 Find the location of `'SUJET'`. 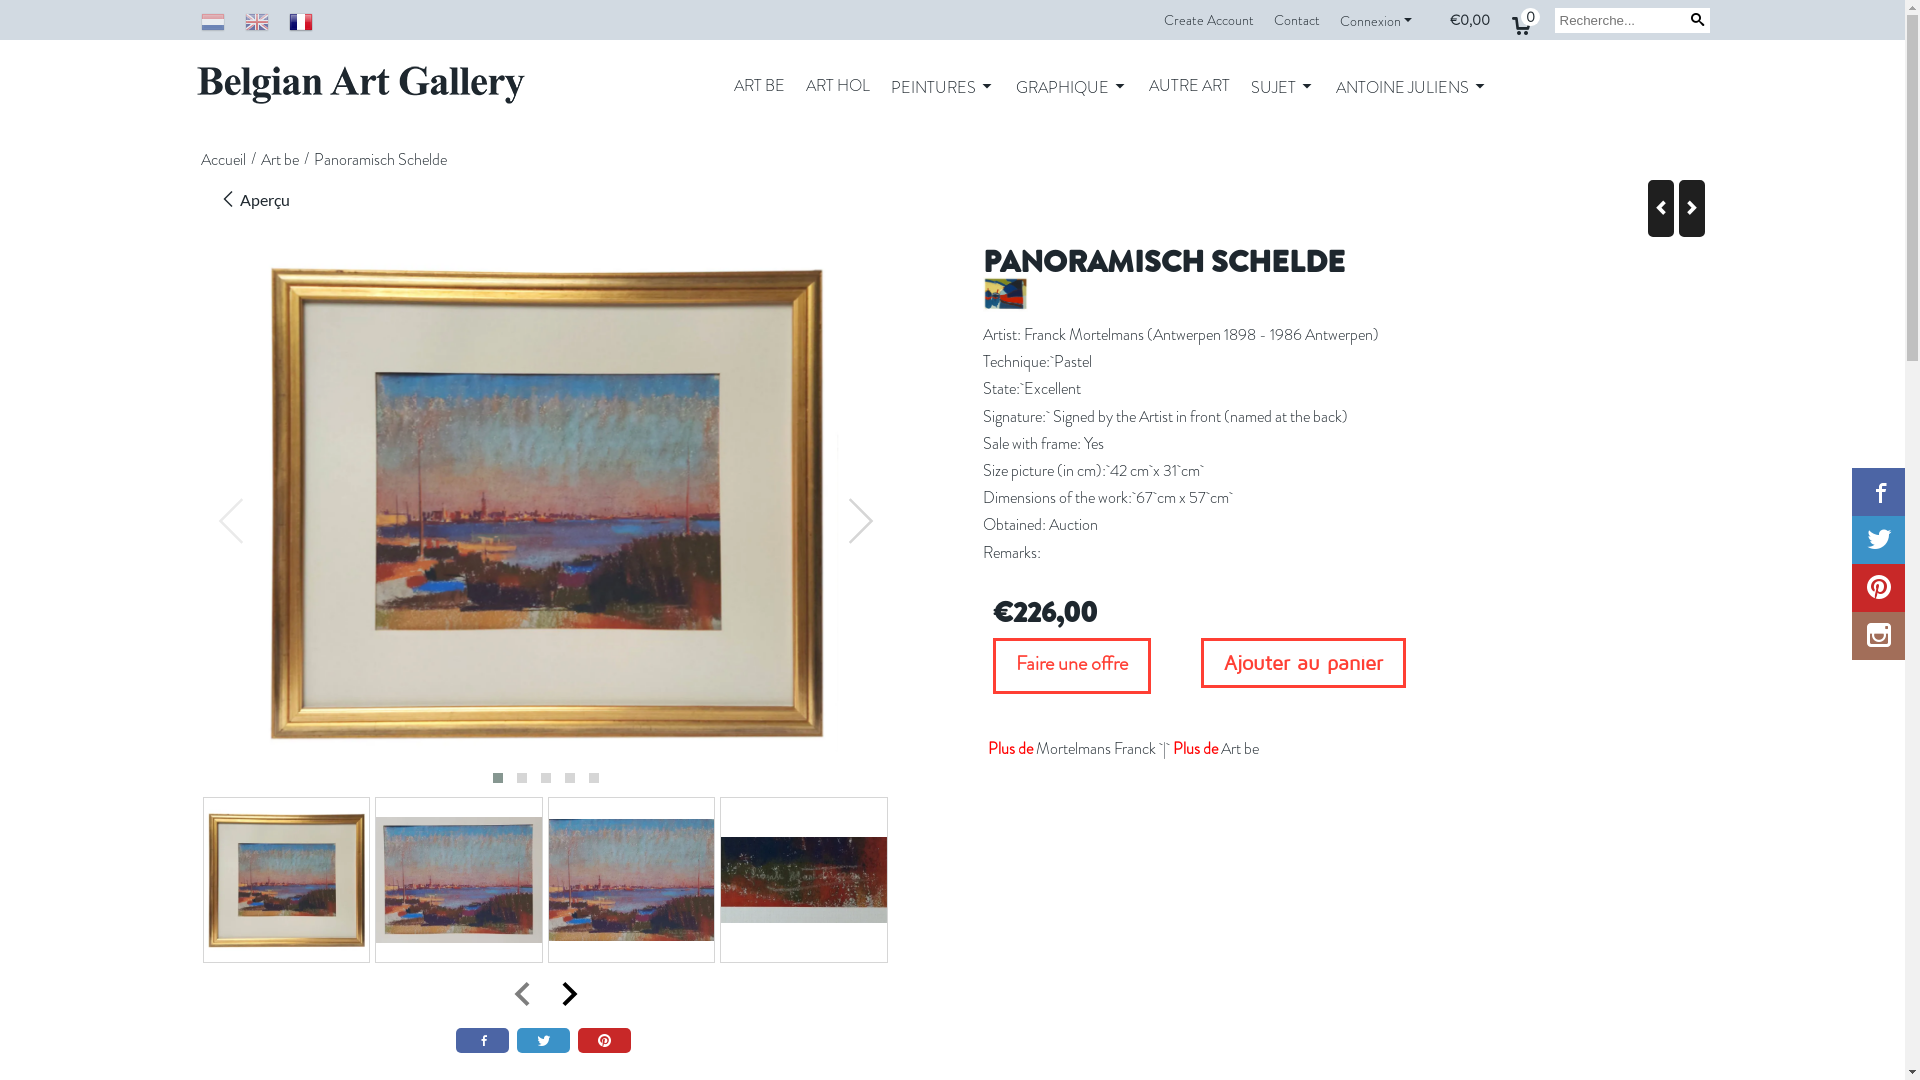

'SUJET' is located at coordinates (1282, 86).